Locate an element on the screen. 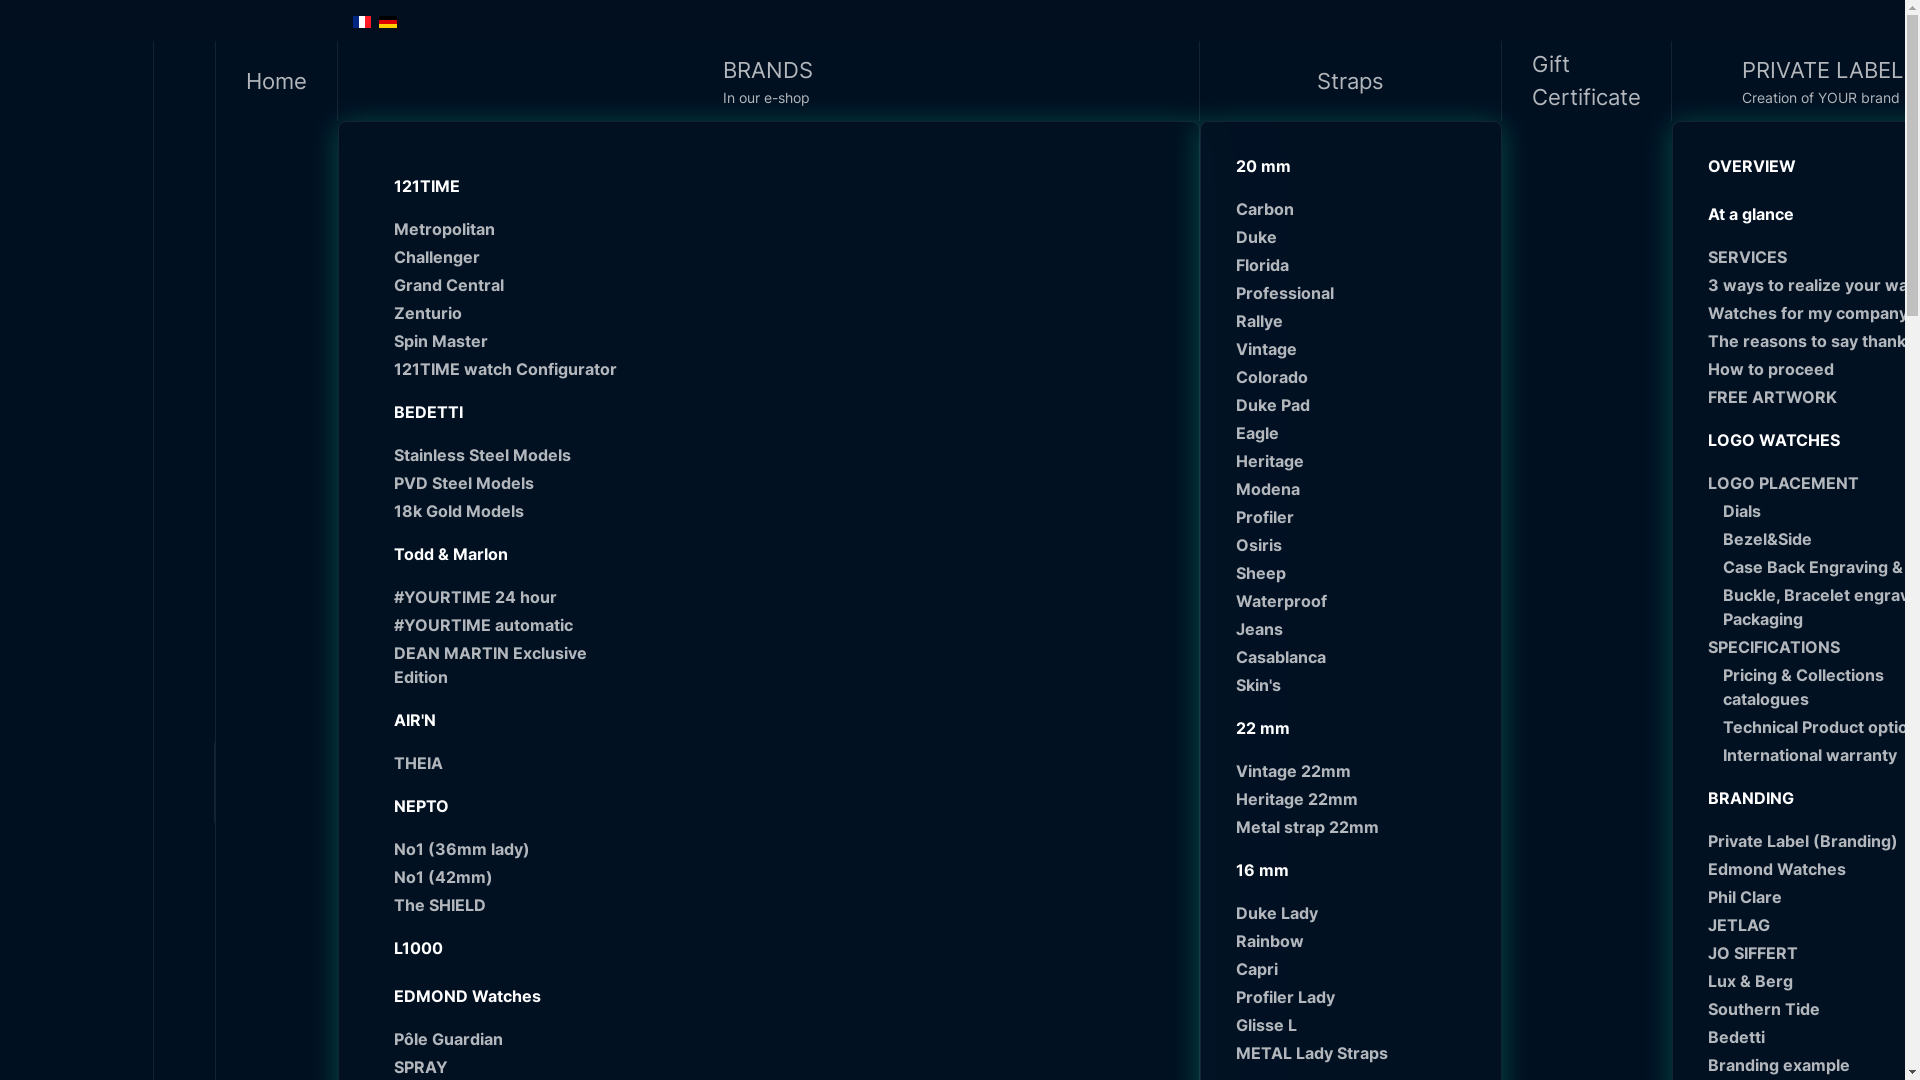 The image size is (1920, 1080). 'EDMOND Watches' is located at coordinates (378, 995).